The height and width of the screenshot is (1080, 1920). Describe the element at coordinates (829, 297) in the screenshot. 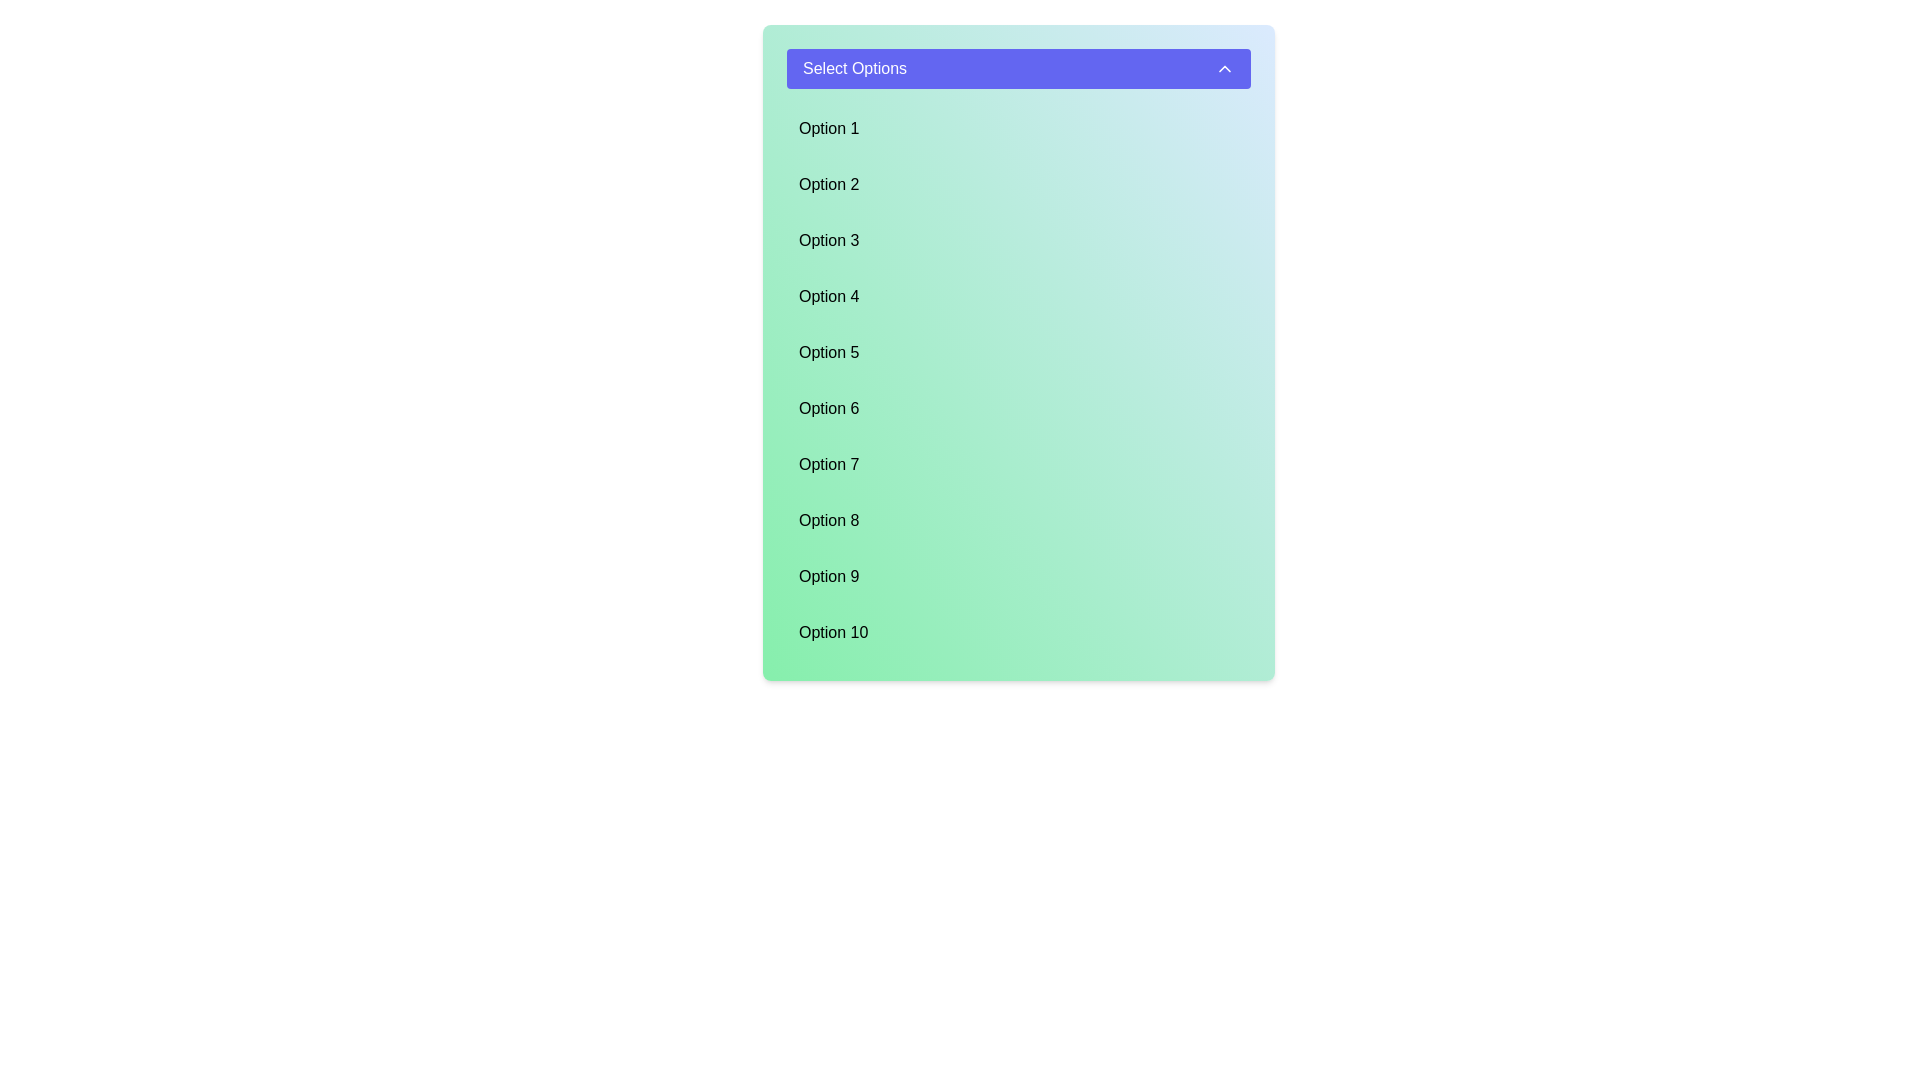

I see `the fourth selectable option in the dropdown menu labeled 'Select Options'` at that location.